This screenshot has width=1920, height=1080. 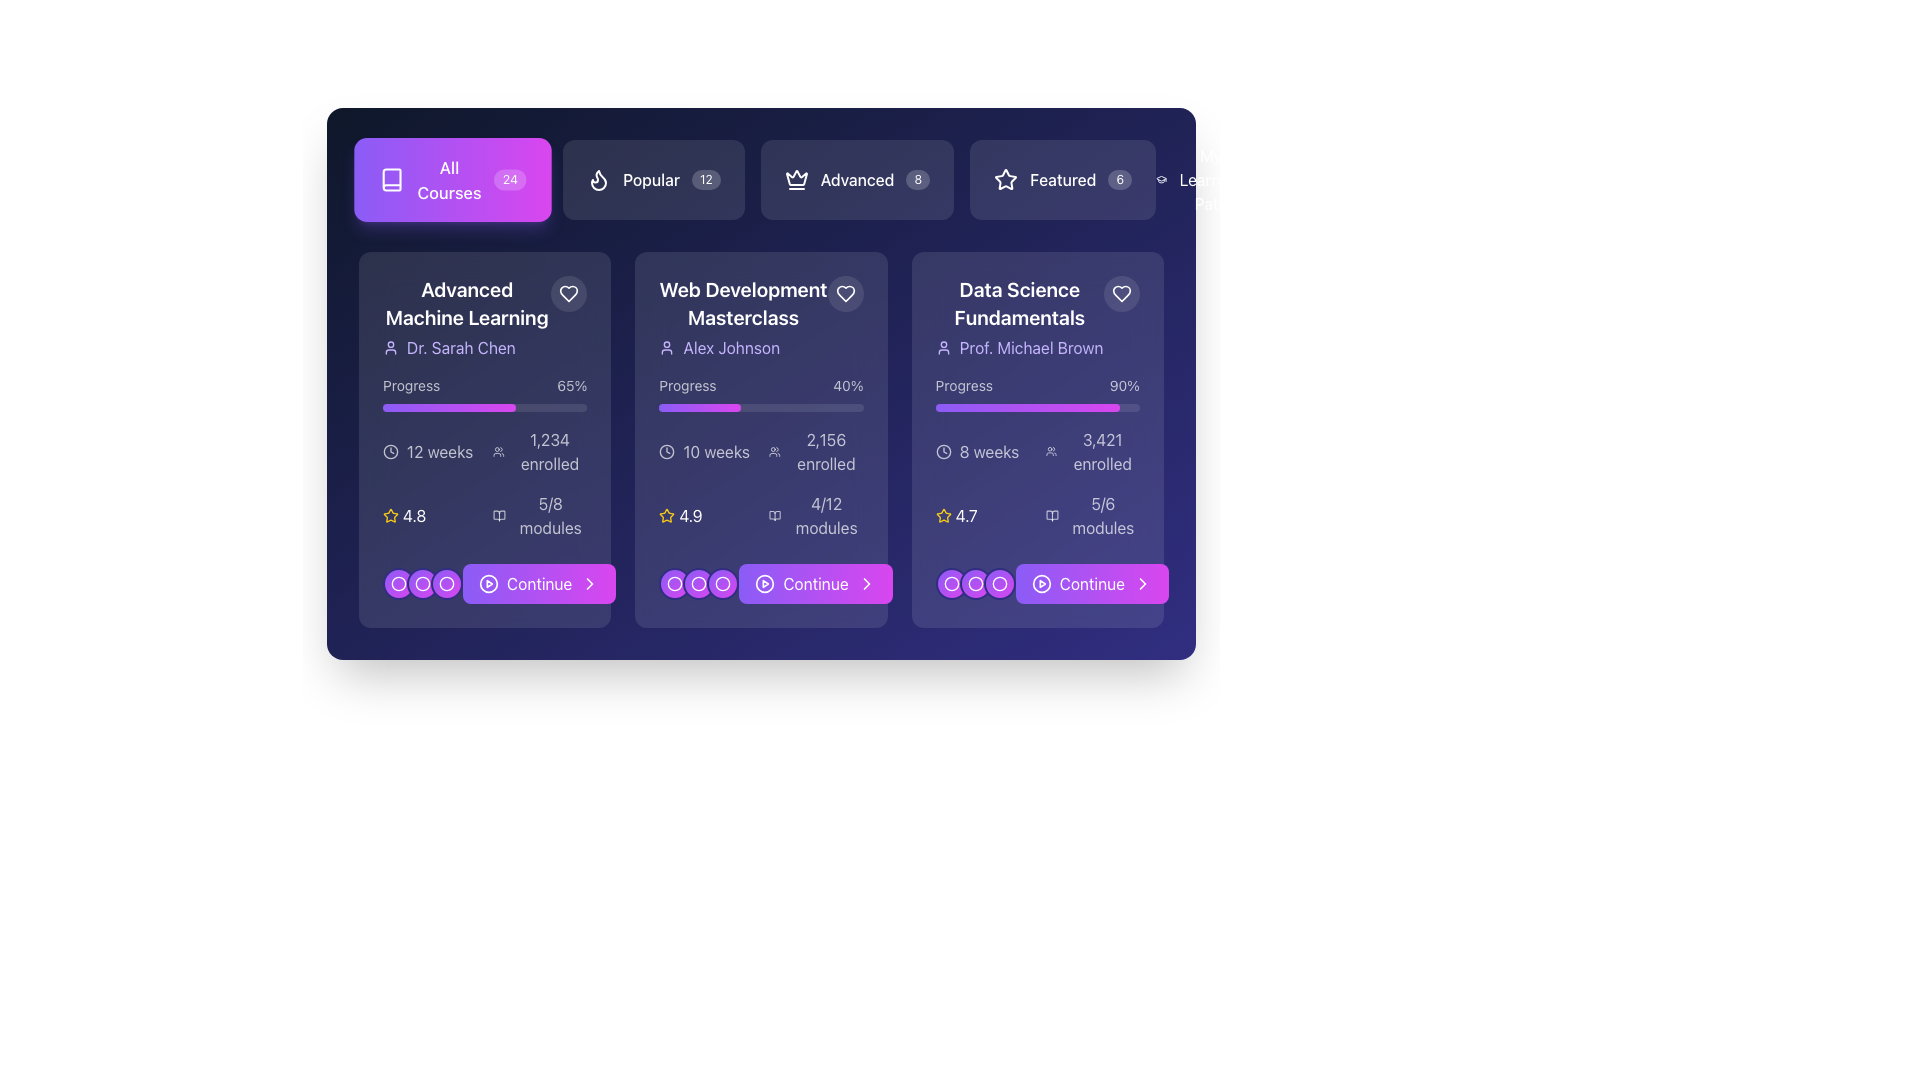 What do you see at coordinates (742, 346) in the screenshot?
I see `the label displaying the text 'Alex Johnson' styled in violet, which is located below the title 'Web Development Masterclass' in the upper-middle section of the second card` at bounding box center [742, 346].